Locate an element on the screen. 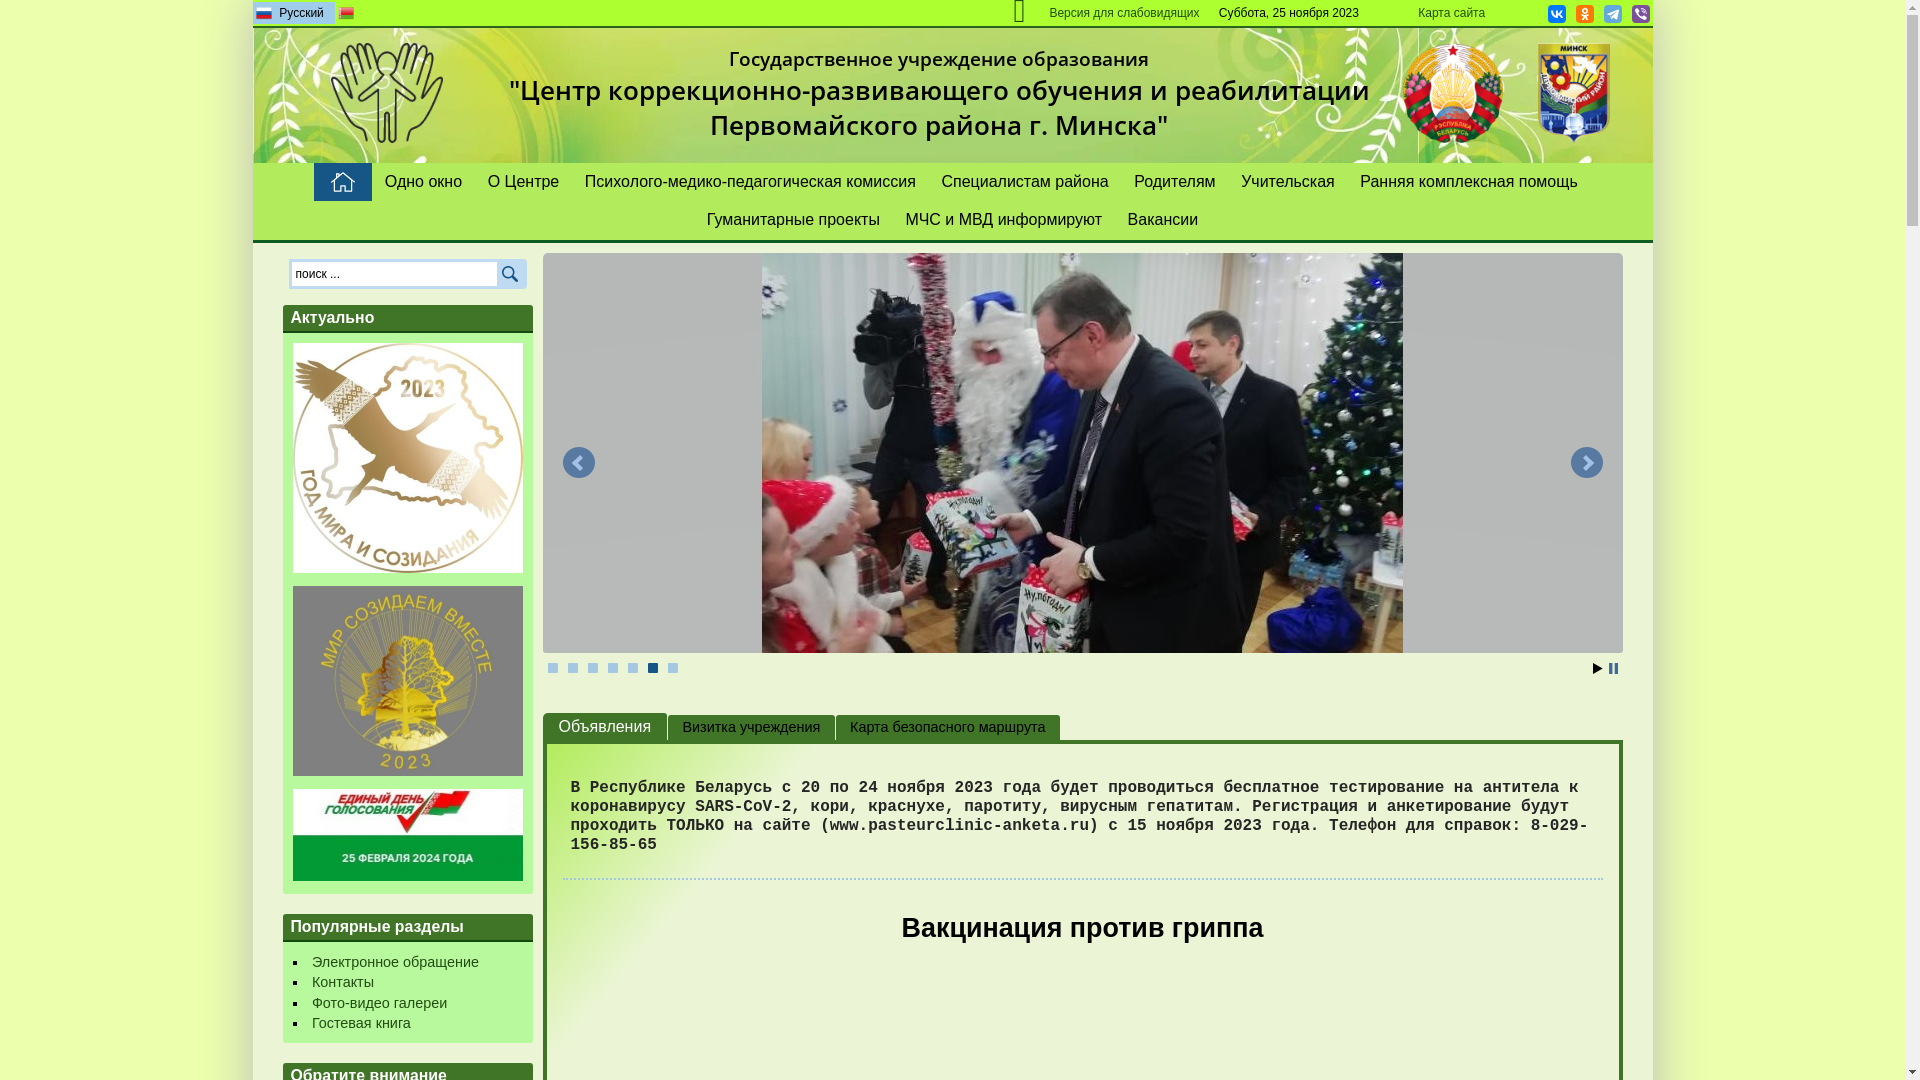  '2' is located at coordinates (571, 667).